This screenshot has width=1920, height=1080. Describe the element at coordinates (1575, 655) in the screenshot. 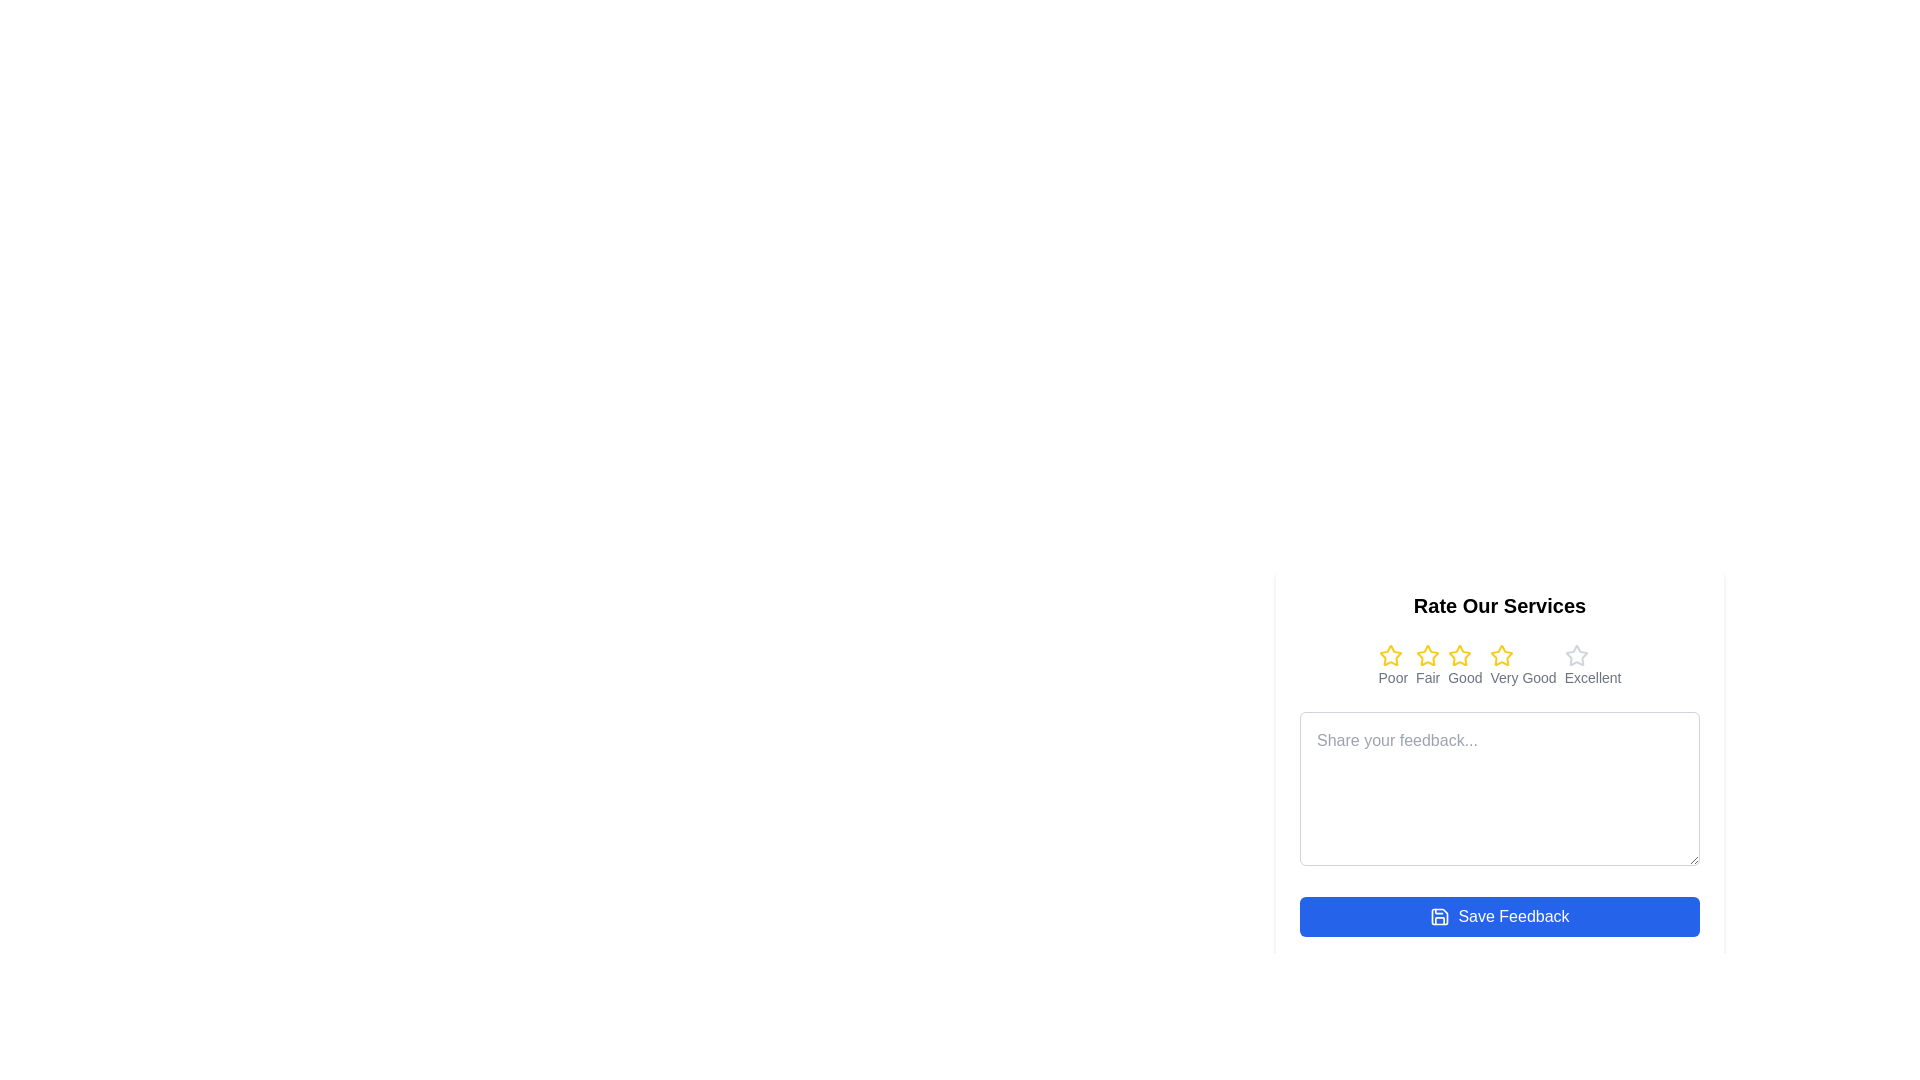

I see `the fifth star-shaped icon in the rating system` at that location.